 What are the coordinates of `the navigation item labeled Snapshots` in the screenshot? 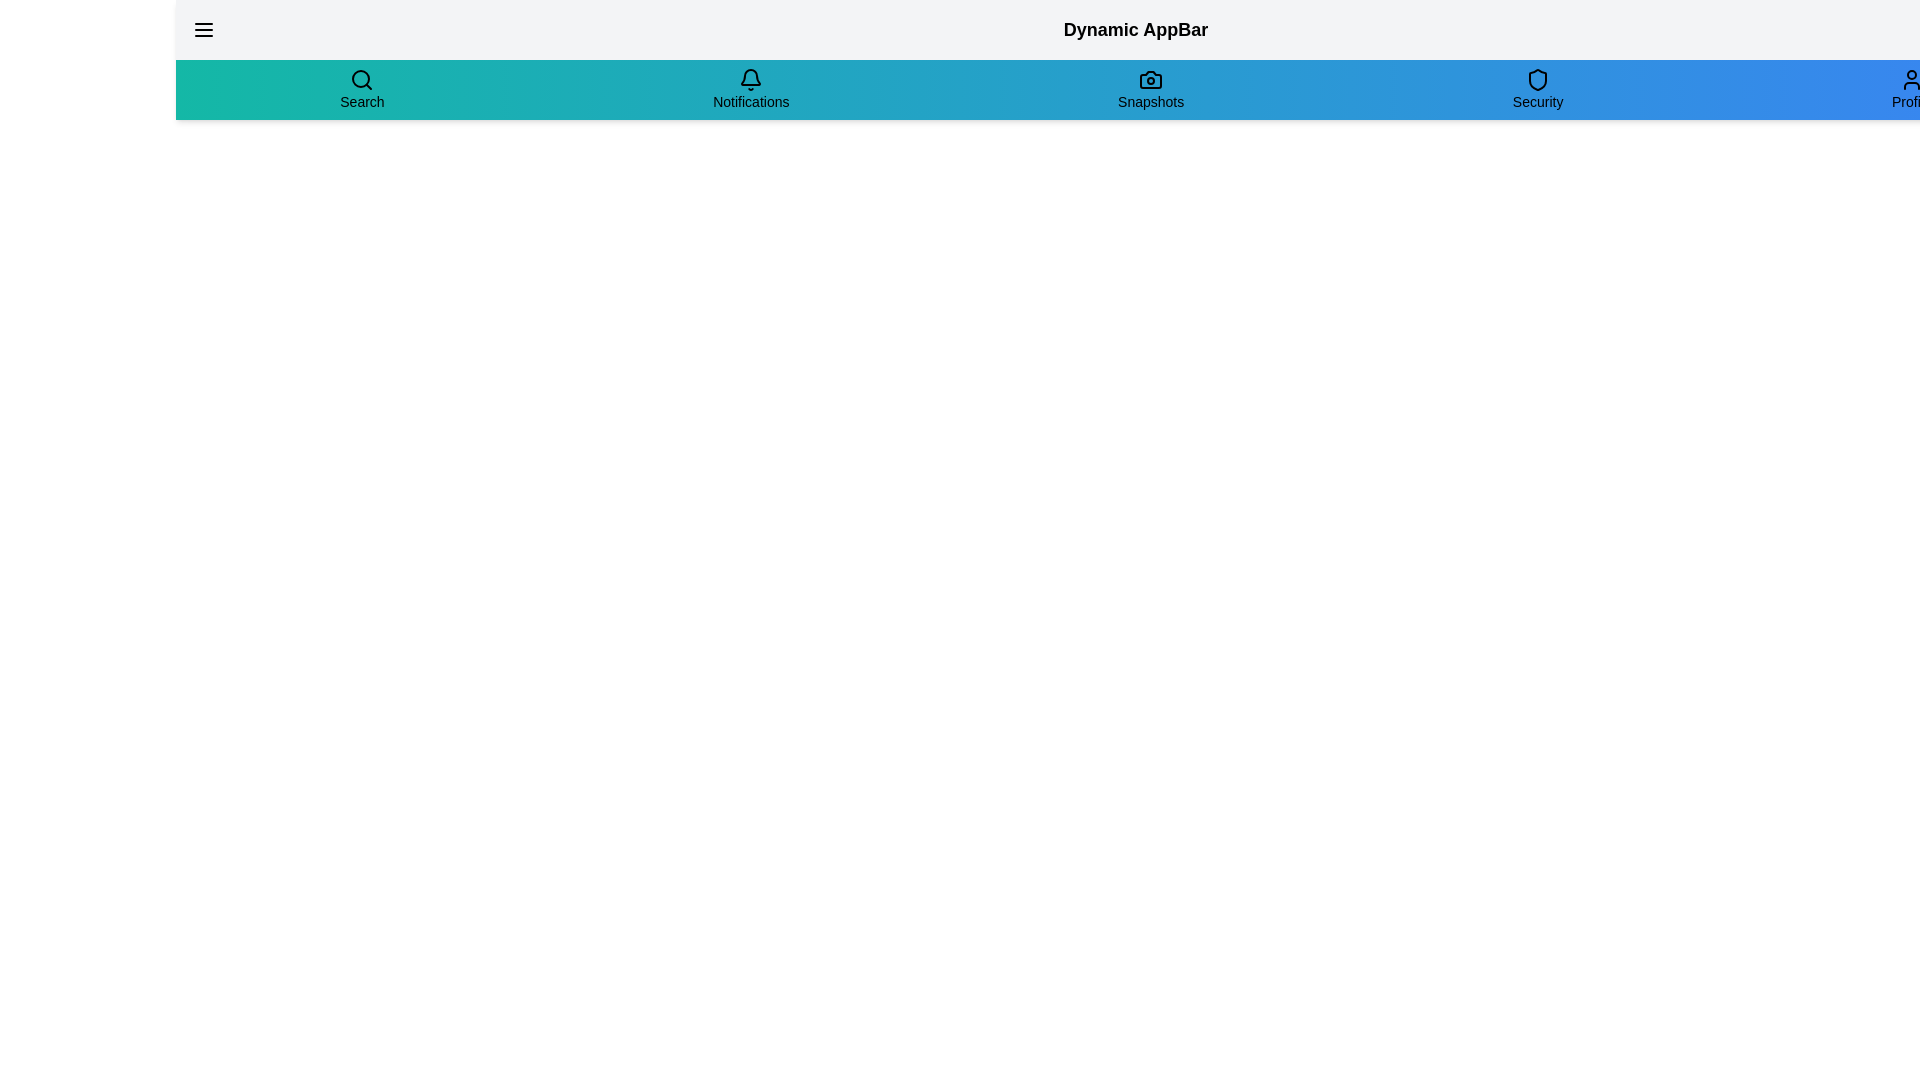 It's located at (1151, 88).